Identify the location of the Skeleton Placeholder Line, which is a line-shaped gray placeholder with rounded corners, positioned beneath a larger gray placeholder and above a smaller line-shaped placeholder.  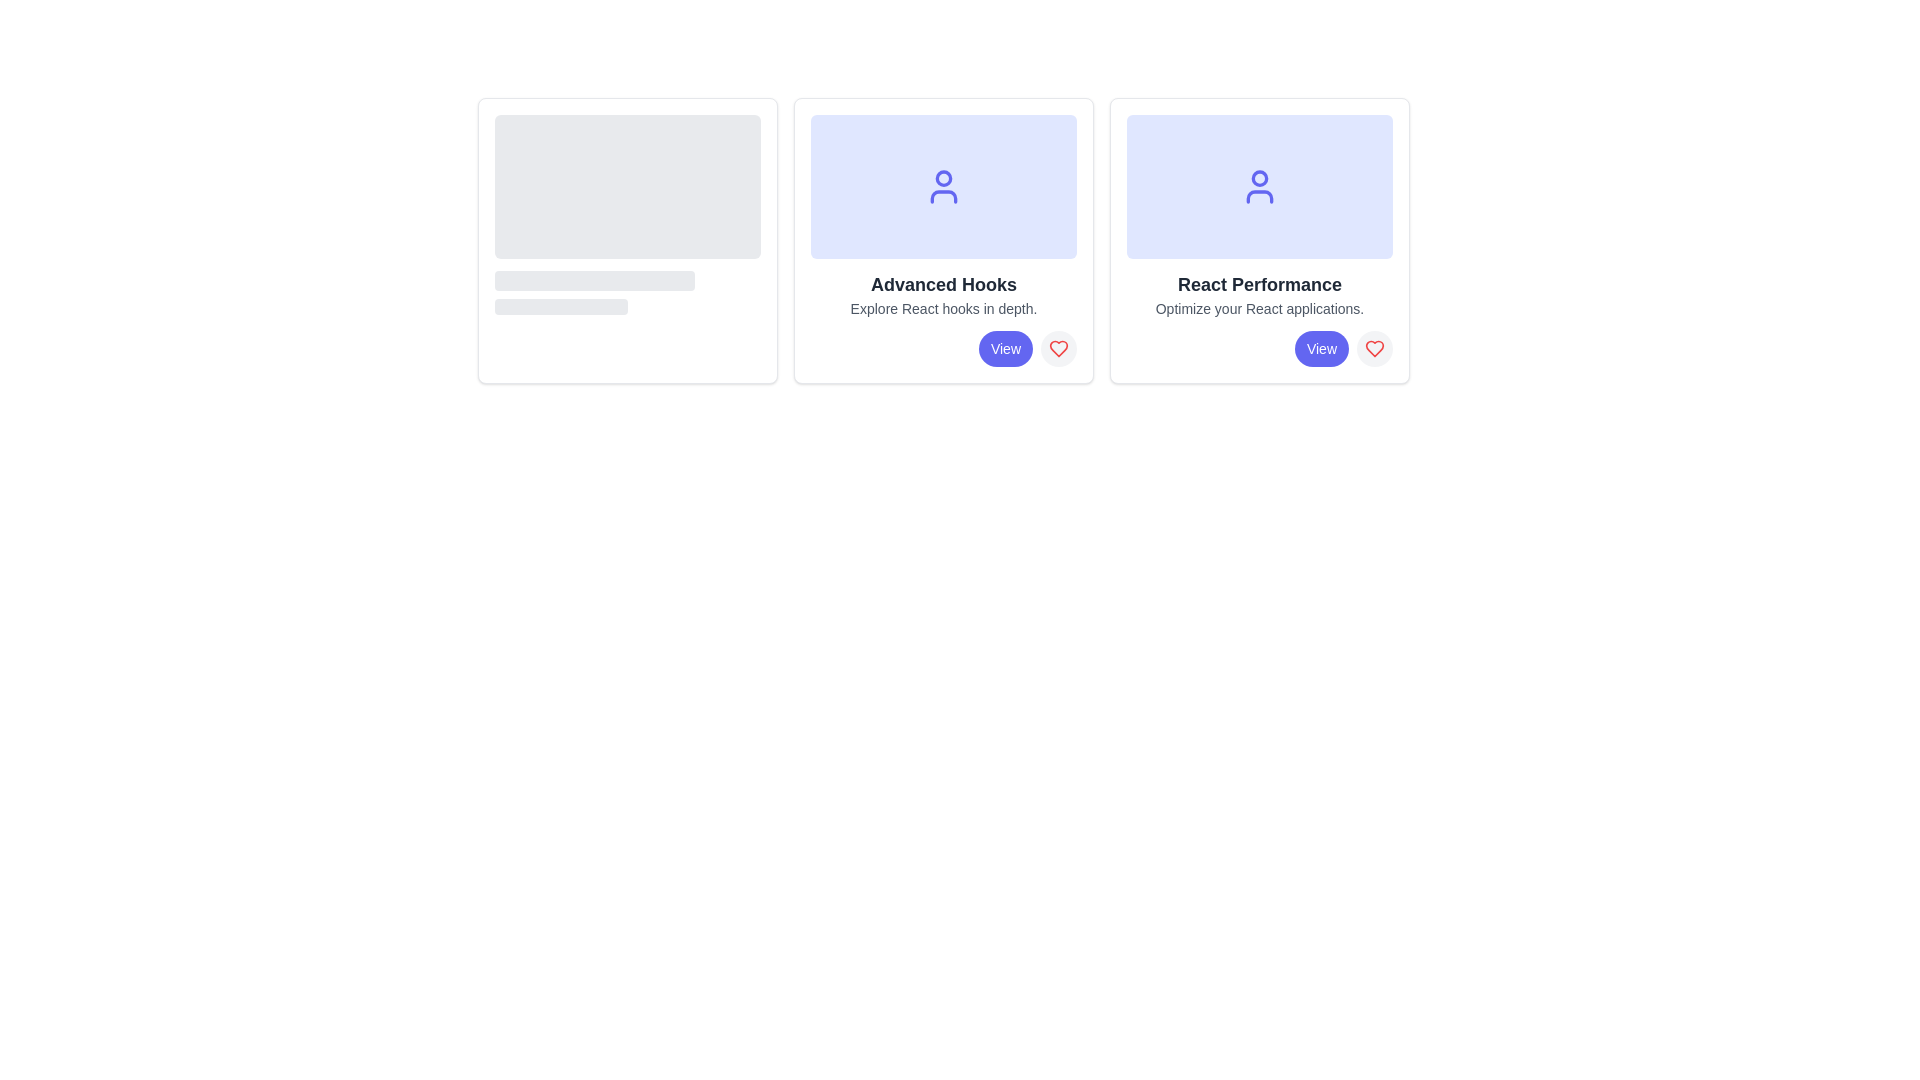
(593, 281).